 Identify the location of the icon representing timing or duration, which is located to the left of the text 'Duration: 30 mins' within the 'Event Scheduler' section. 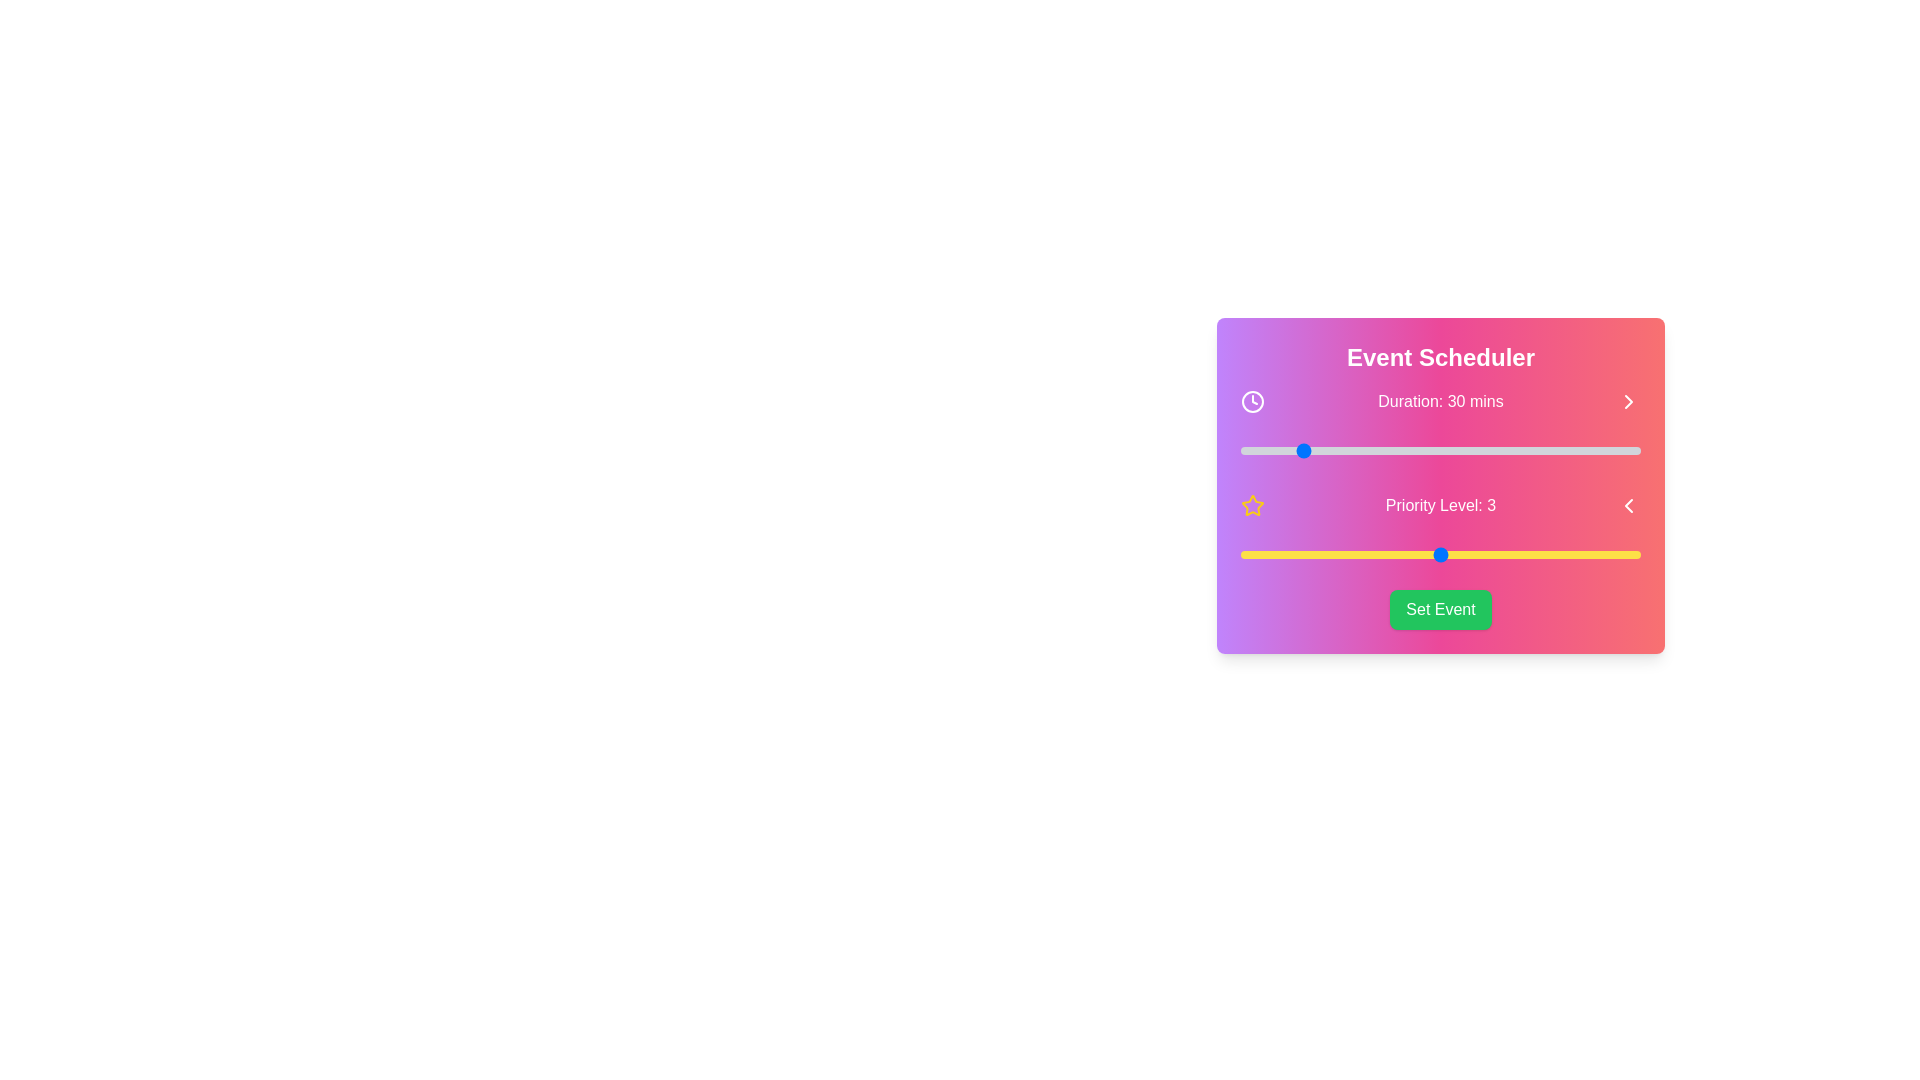
(1251, 401).